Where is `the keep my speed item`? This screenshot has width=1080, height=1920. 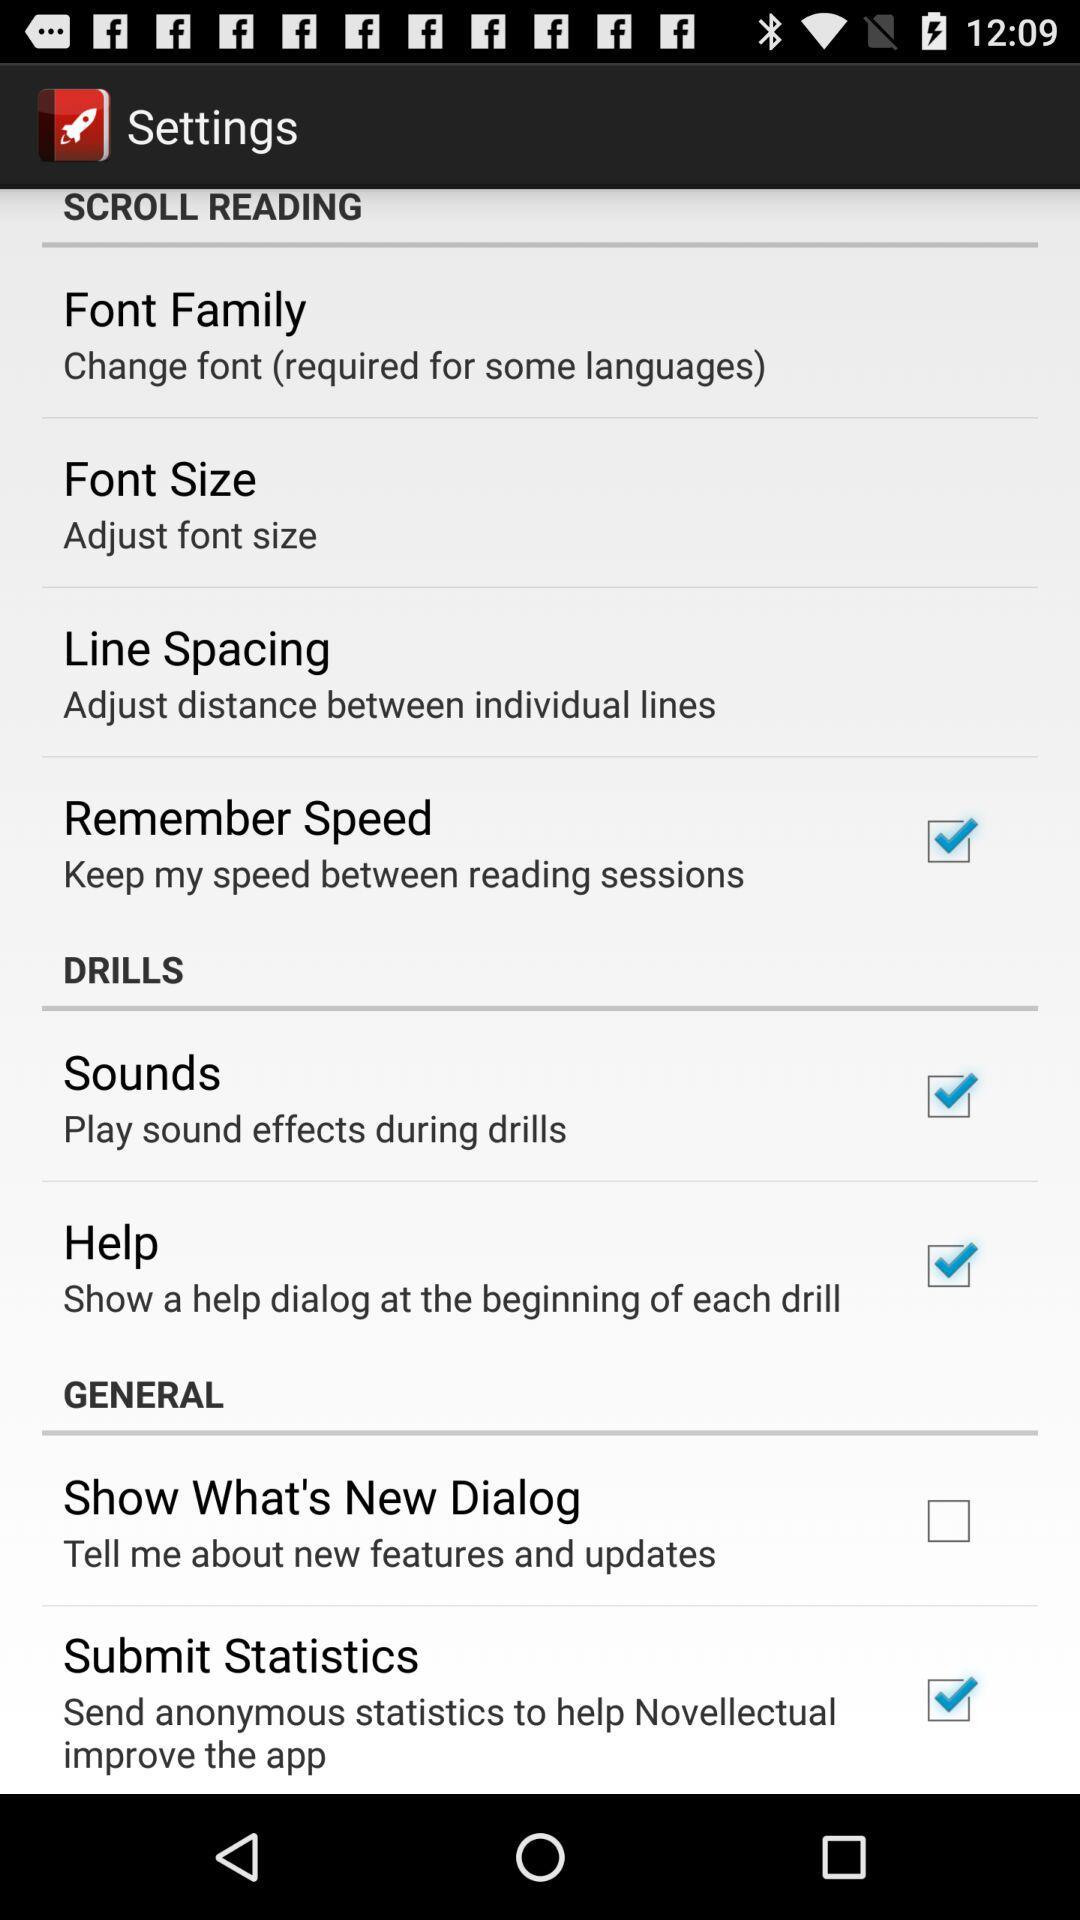 the keep my speed item is located at coordinates (403, 873).